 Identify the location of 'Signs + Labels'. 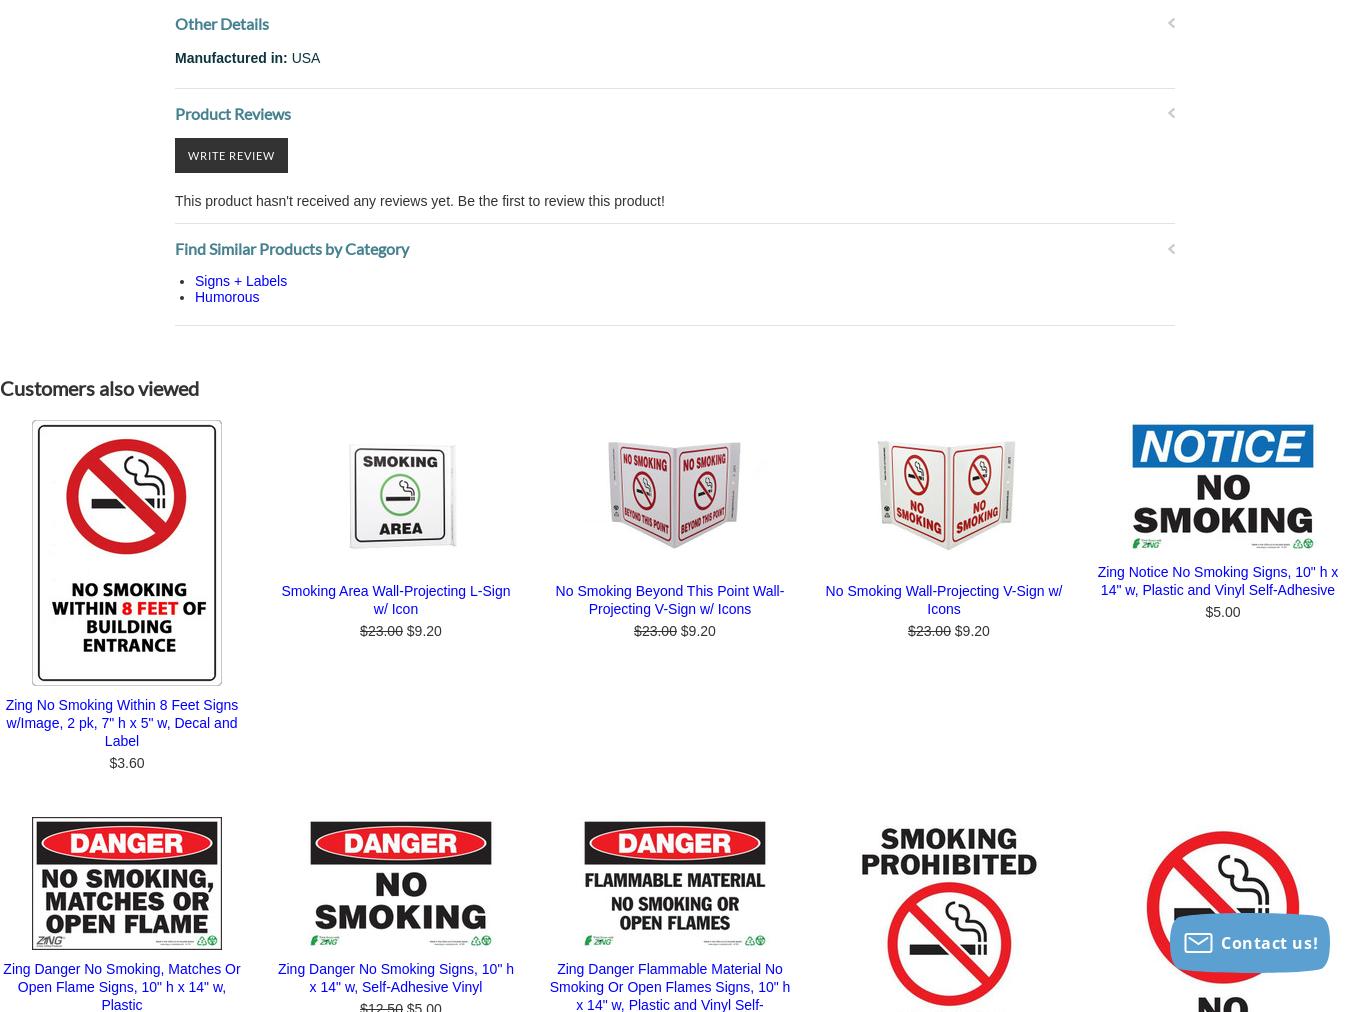
(239, 280).